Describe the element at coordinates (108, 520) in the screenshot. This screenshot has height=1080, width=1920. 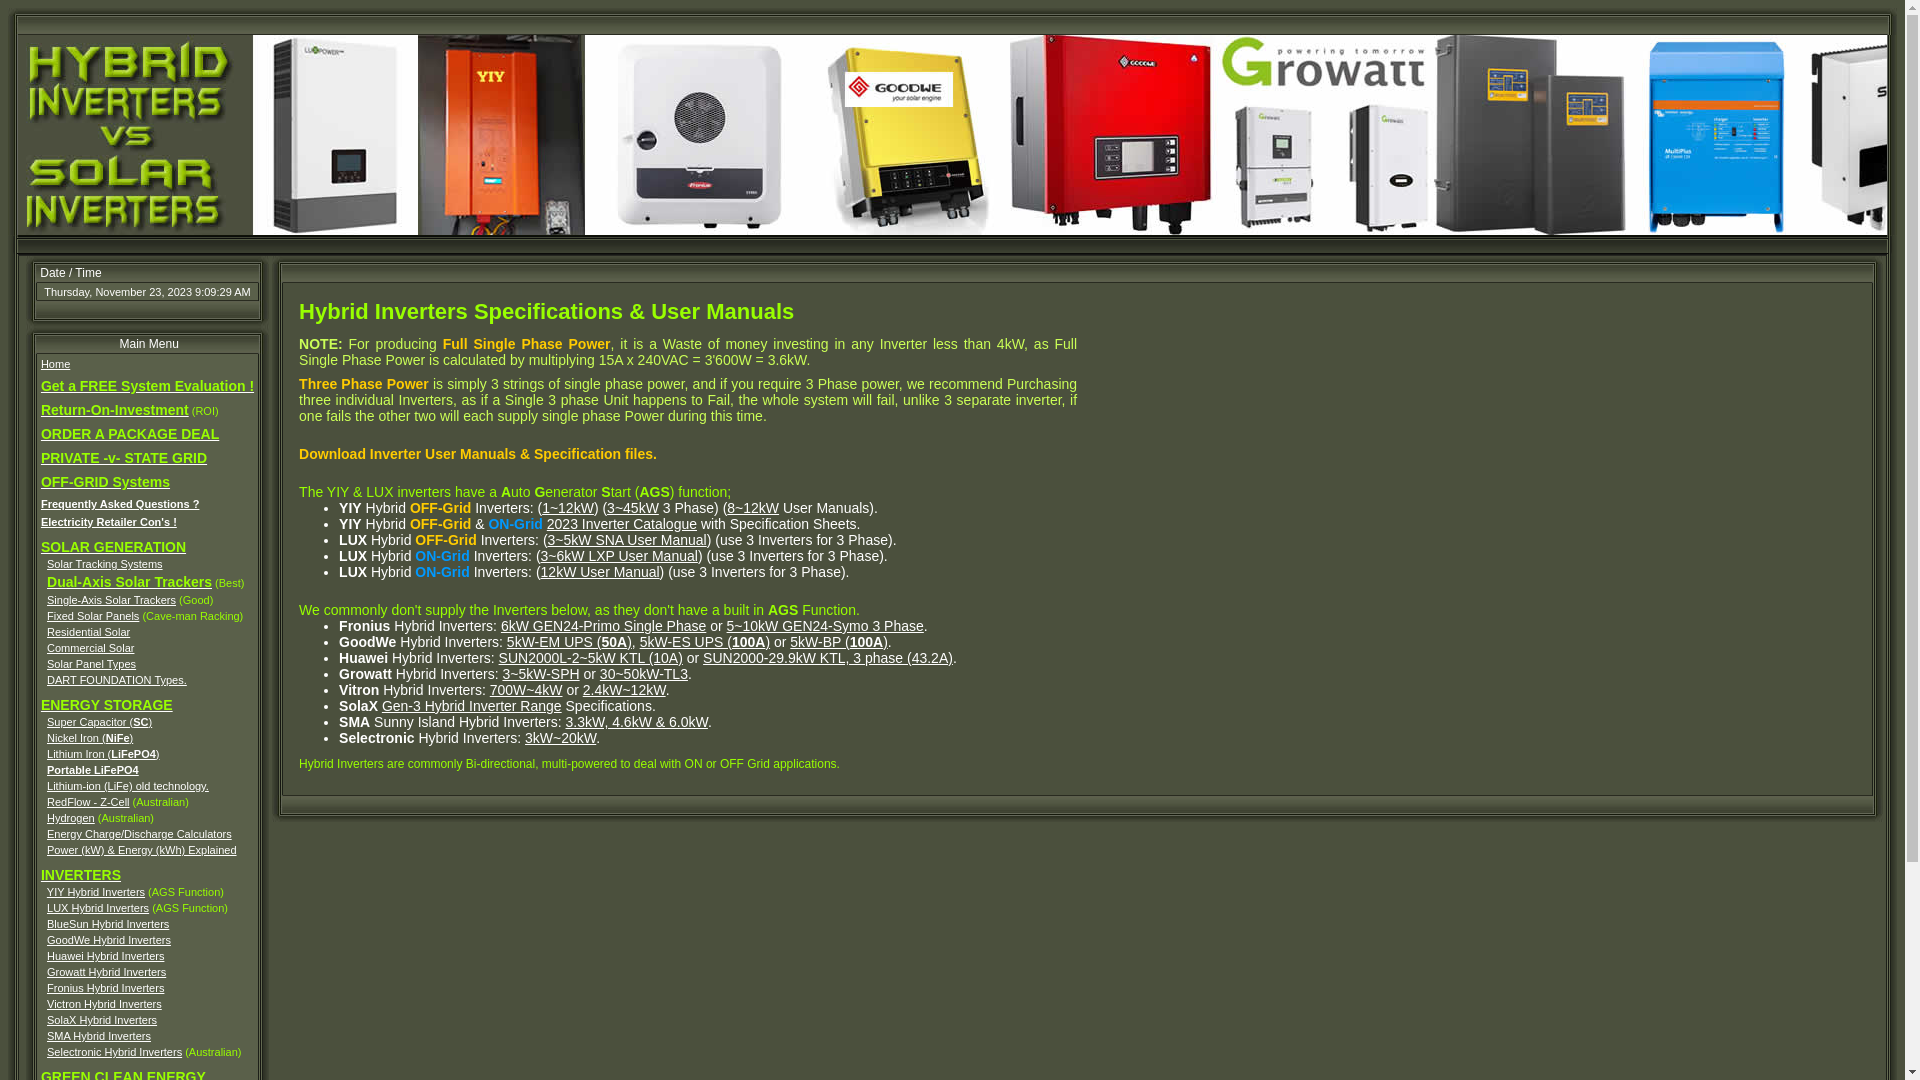
I see `'Electricity Retailer Con's !'` at that location.